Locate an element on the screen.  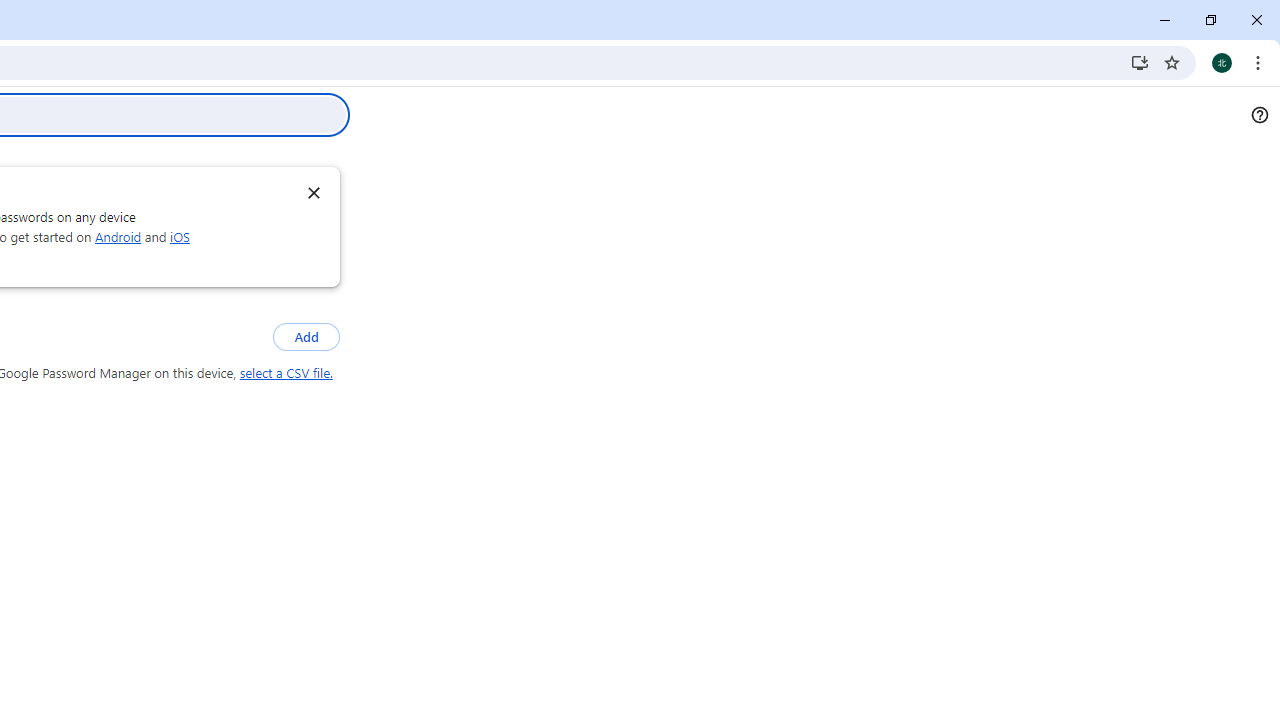
'Add' is located at coordinates (305, 336).